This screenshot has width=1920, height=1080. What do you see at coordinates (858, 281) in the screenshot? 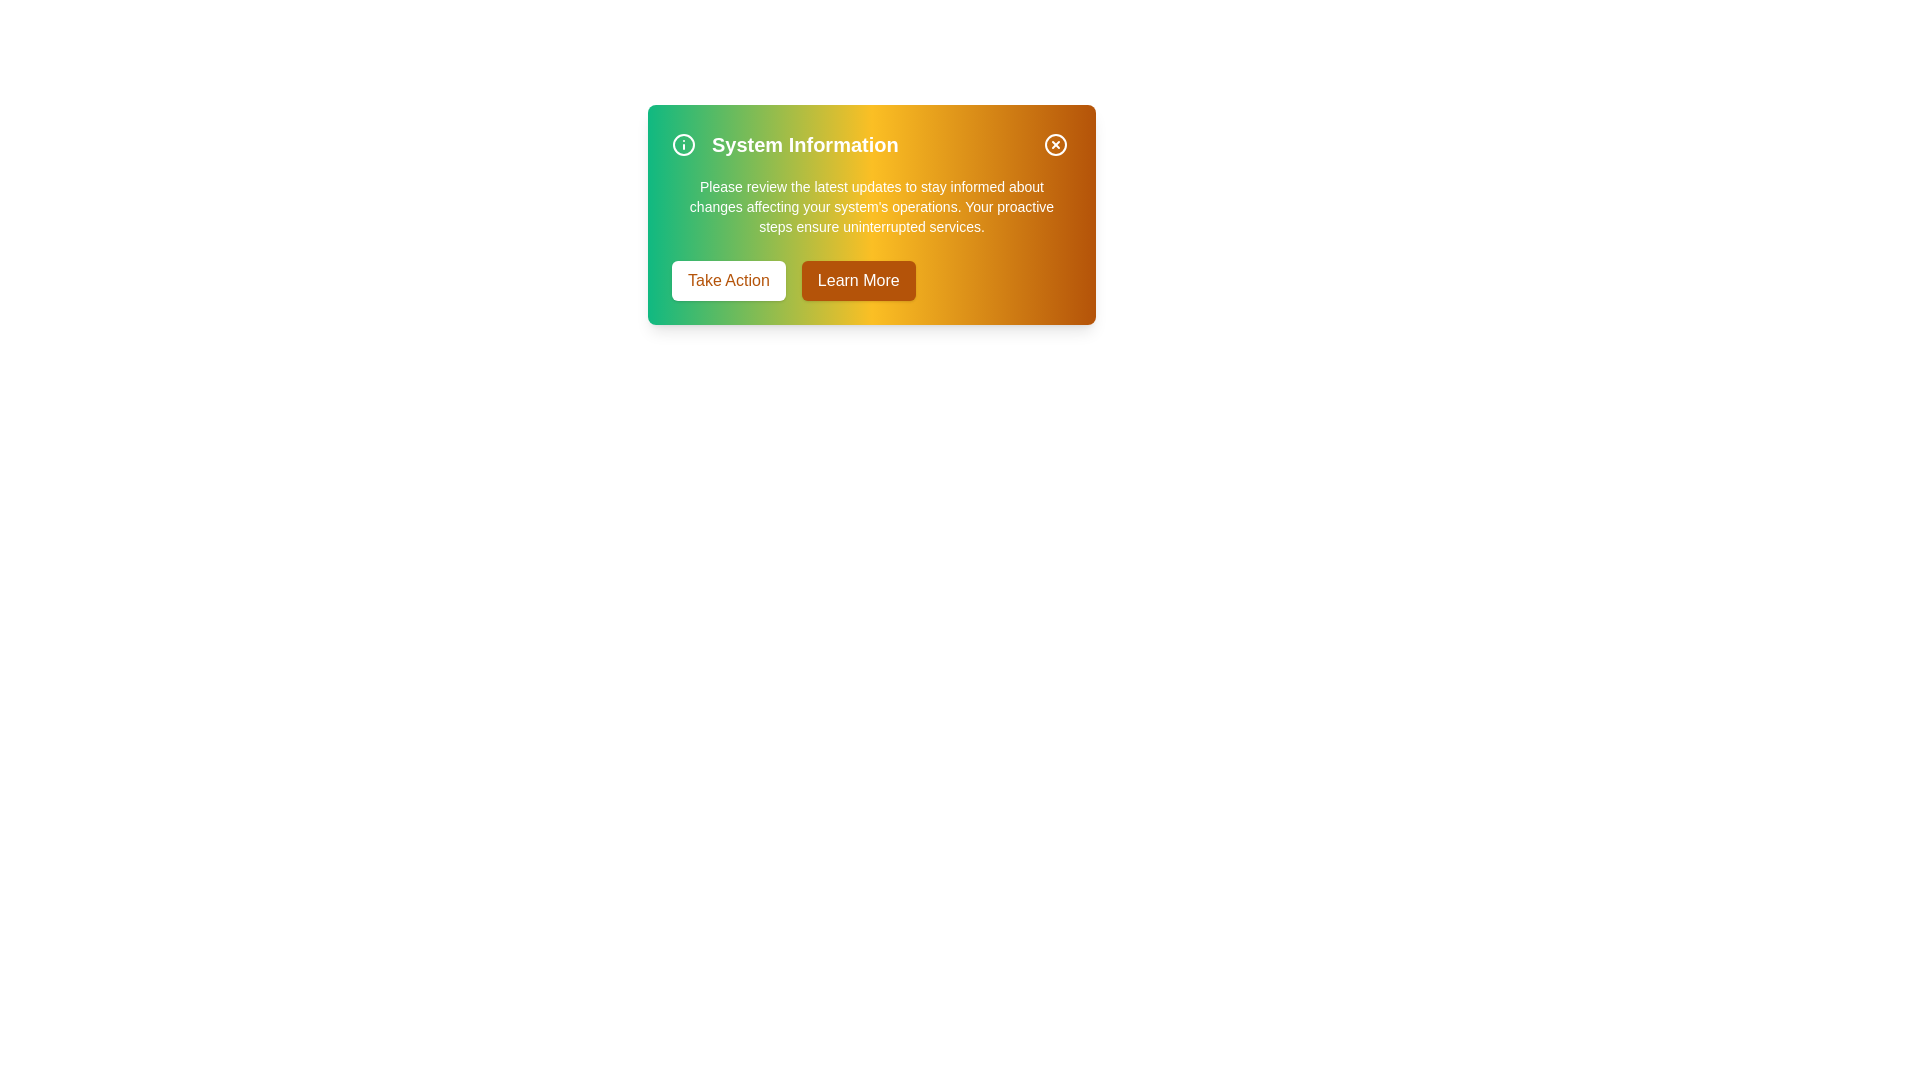
I see `the 'Learn More' button to view more details` at bounding box center [858, 281].